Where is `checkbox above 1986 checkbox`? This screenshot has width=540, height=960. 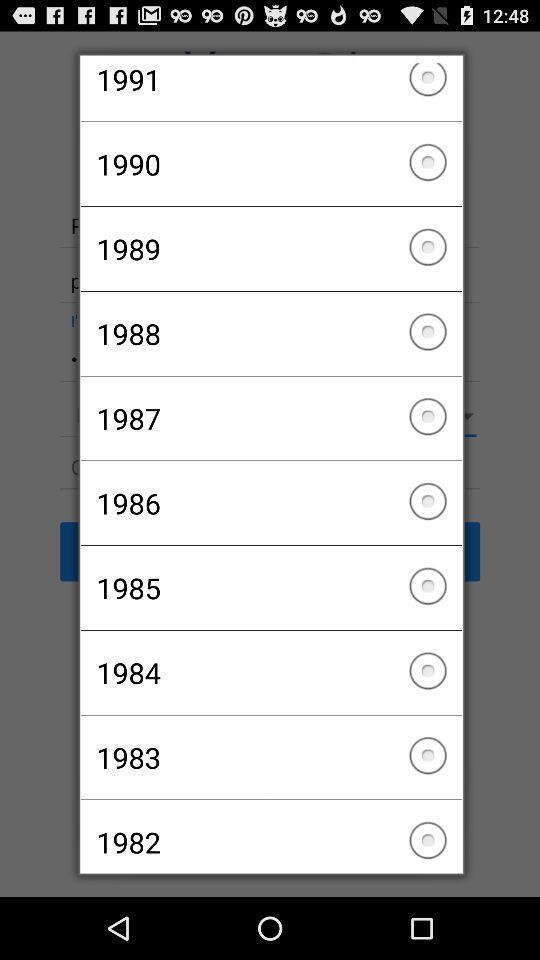 checkbox above 1986 checkbox is located at coordinates (270, 417).